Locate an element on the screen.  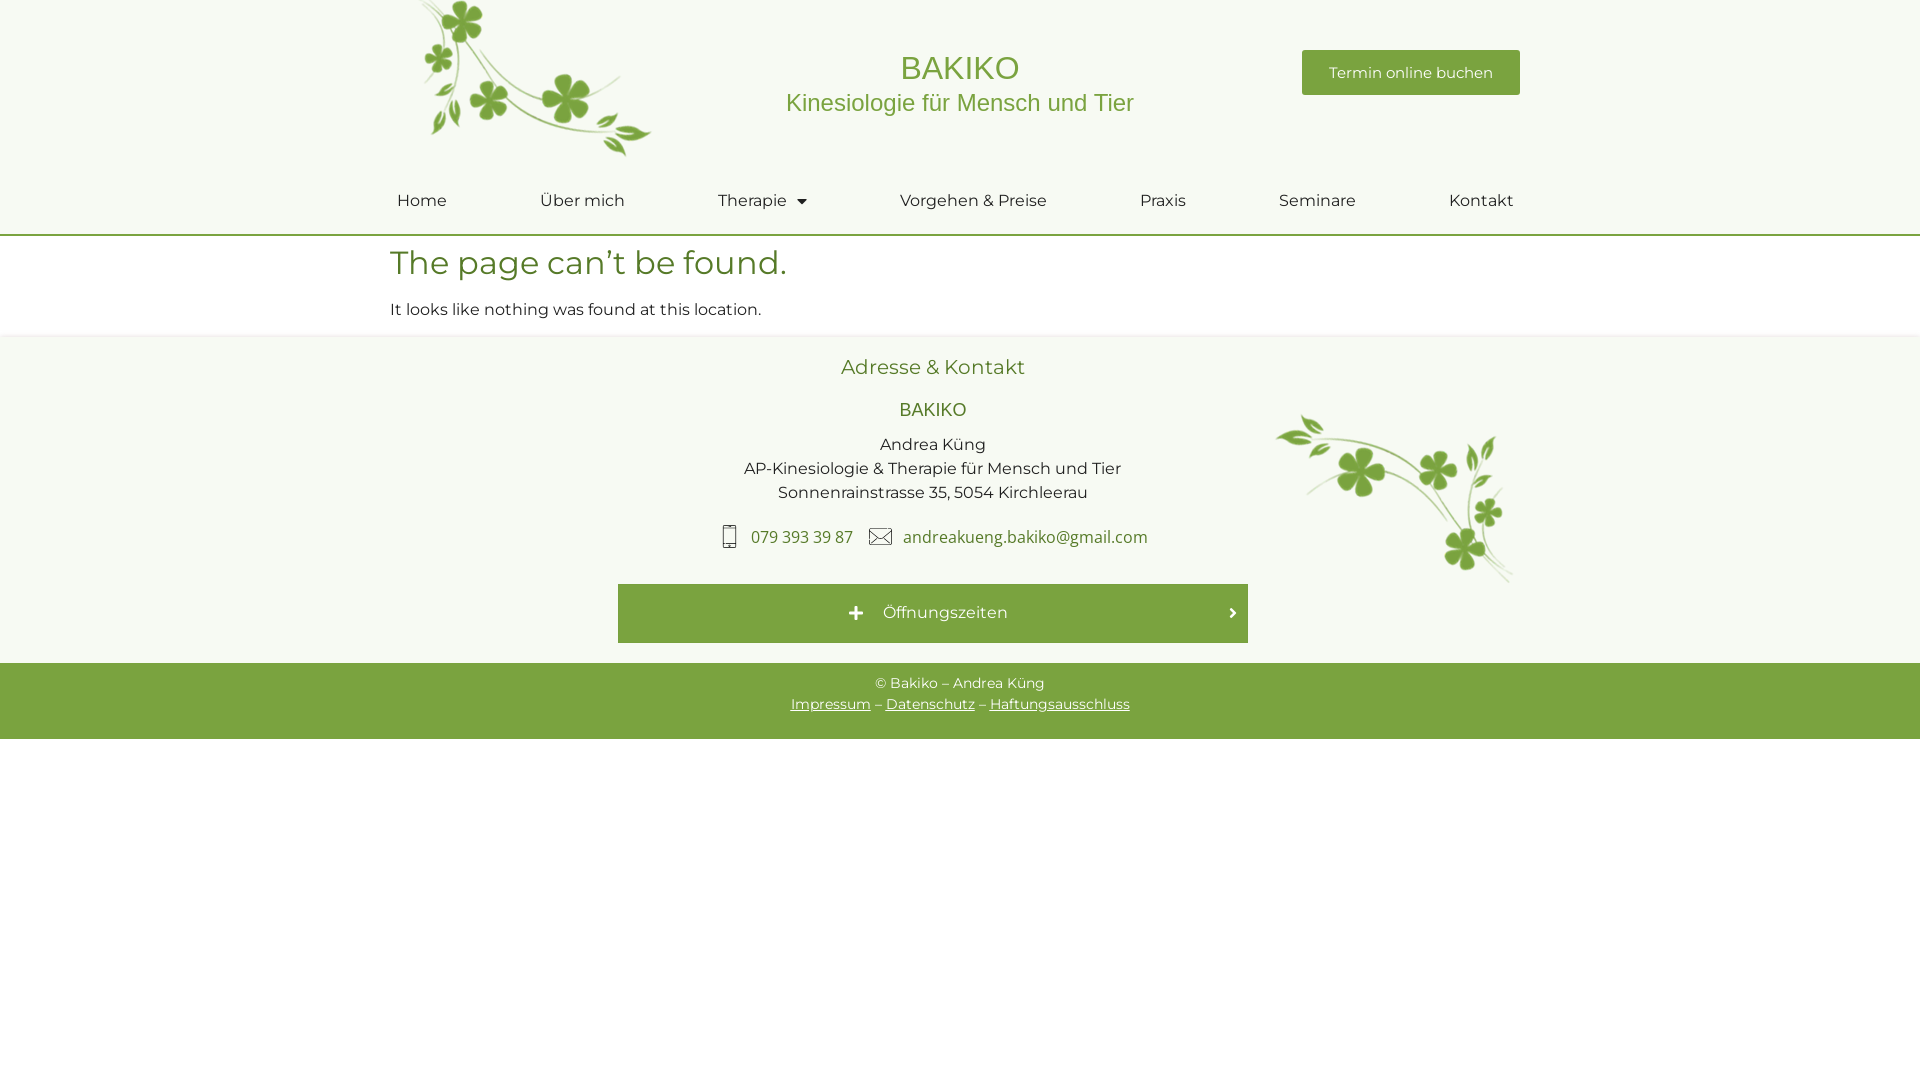
'Termin online buchen' is located at coordinates (1410, 71).